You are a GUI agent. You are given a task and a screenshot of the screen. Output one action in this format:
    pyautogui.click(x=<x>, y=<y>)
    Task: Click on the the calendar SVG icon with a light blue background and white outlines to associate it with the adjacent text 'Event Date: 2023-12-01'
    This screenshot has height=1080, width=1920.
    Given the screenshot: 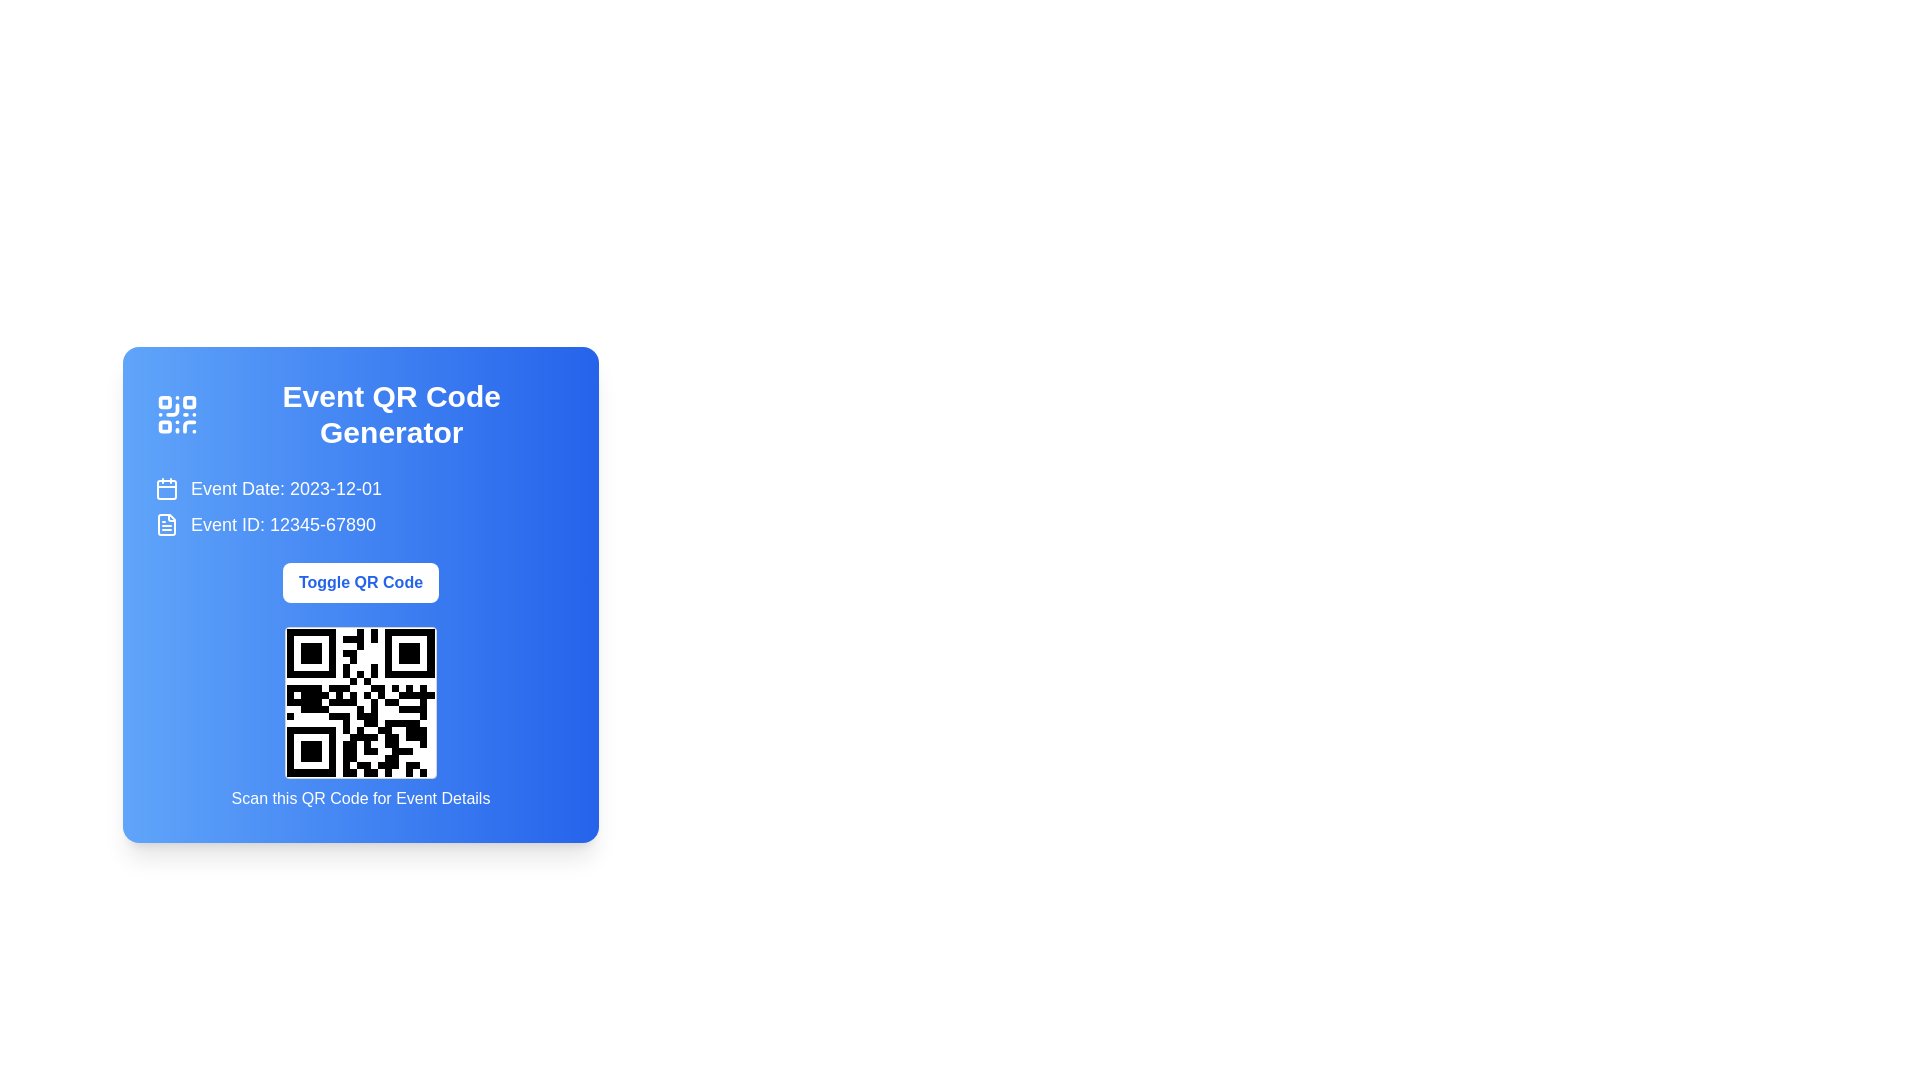 What is the action you would take?
    pyautogui.click(x=167, y=489)
    